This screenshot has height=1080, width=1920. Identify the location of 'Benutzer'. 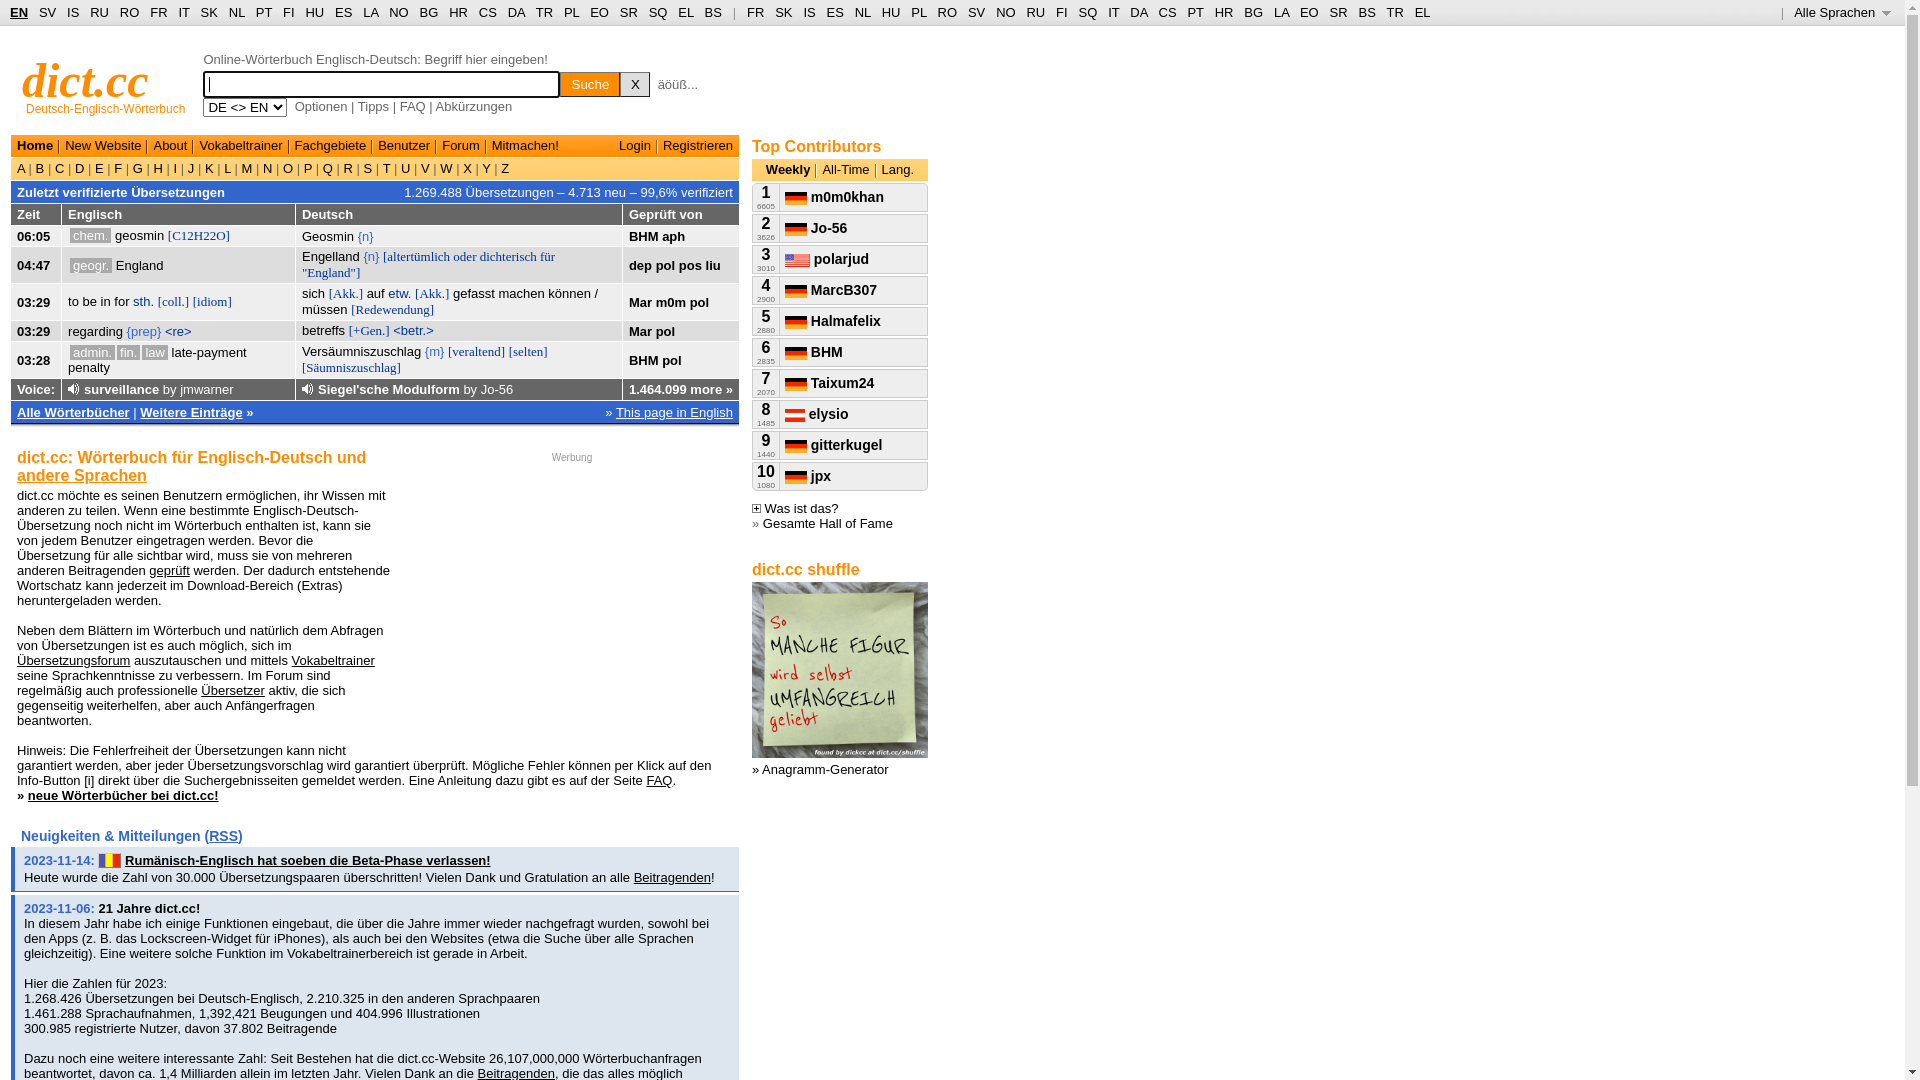
(402, 144).